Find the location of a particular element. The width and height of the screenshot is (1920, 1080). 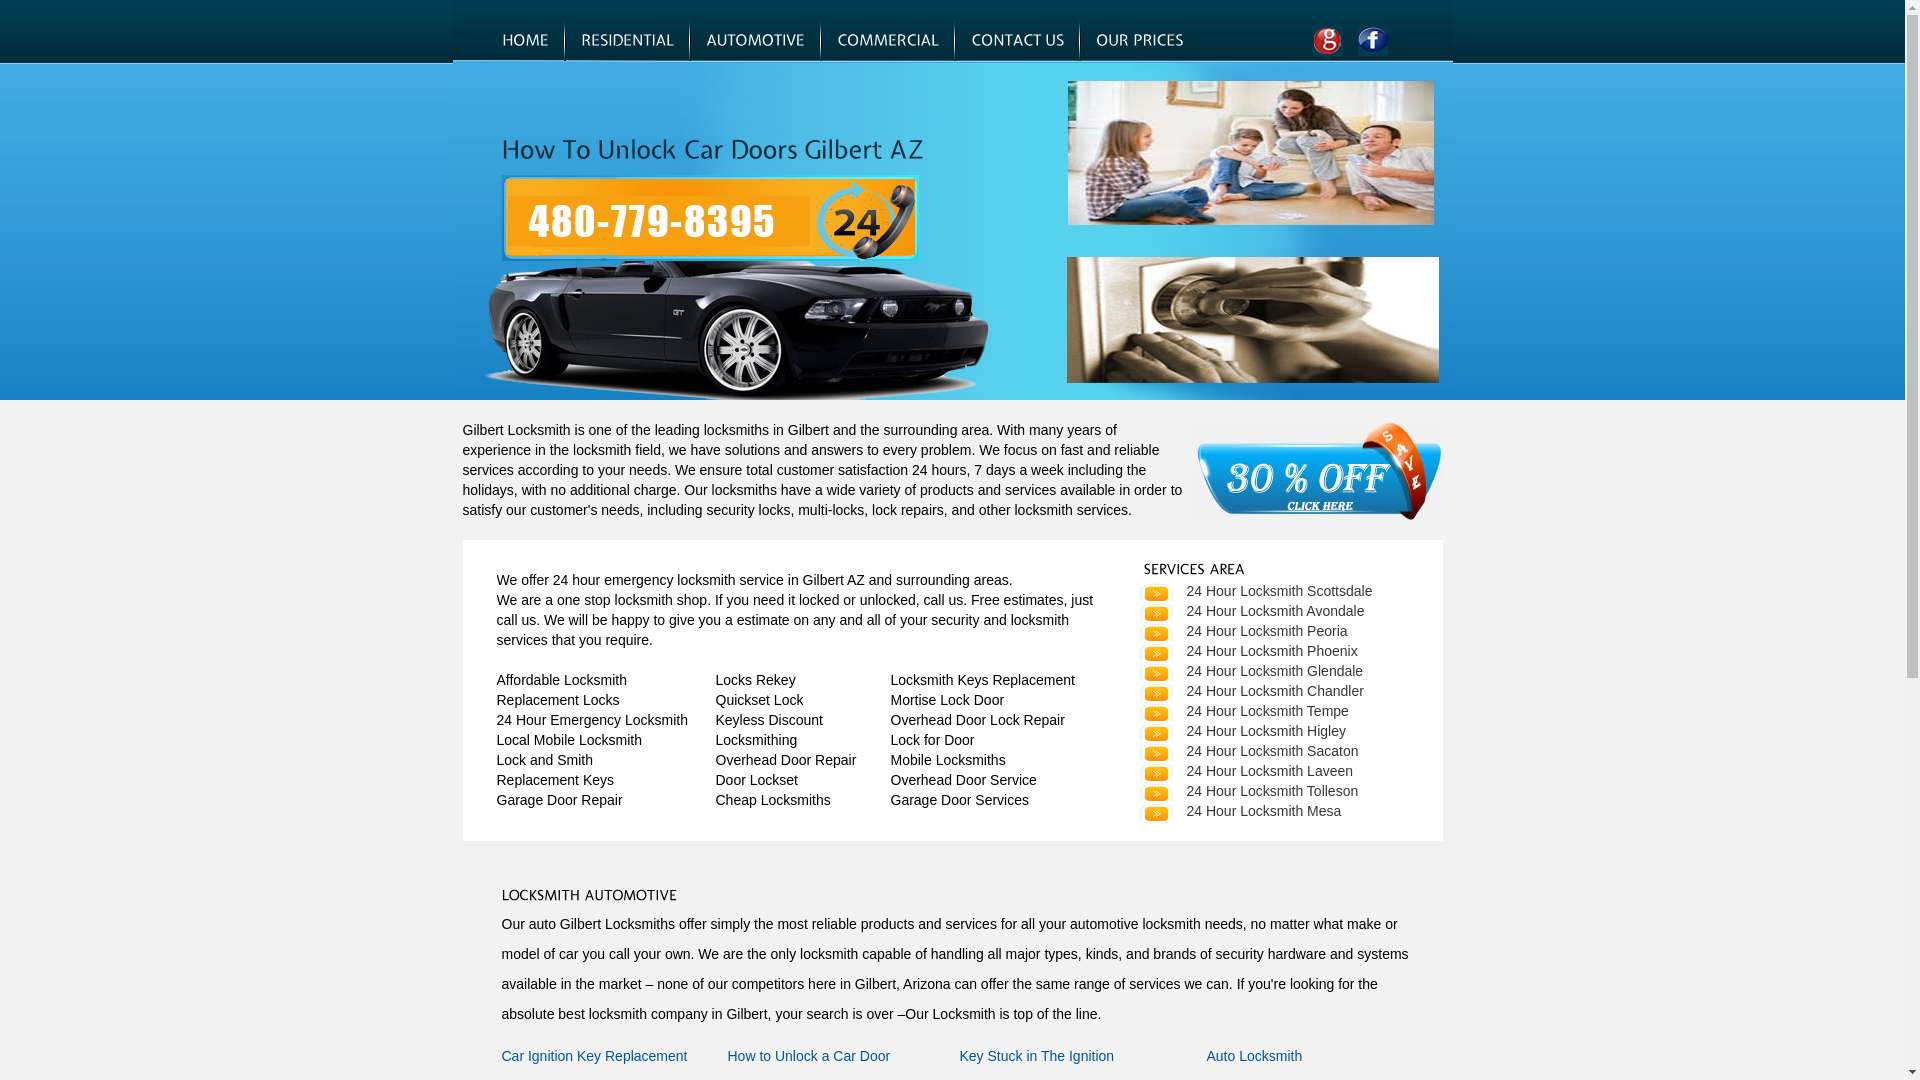

'Garage Door Repair' is located at coordinates (558, 798).